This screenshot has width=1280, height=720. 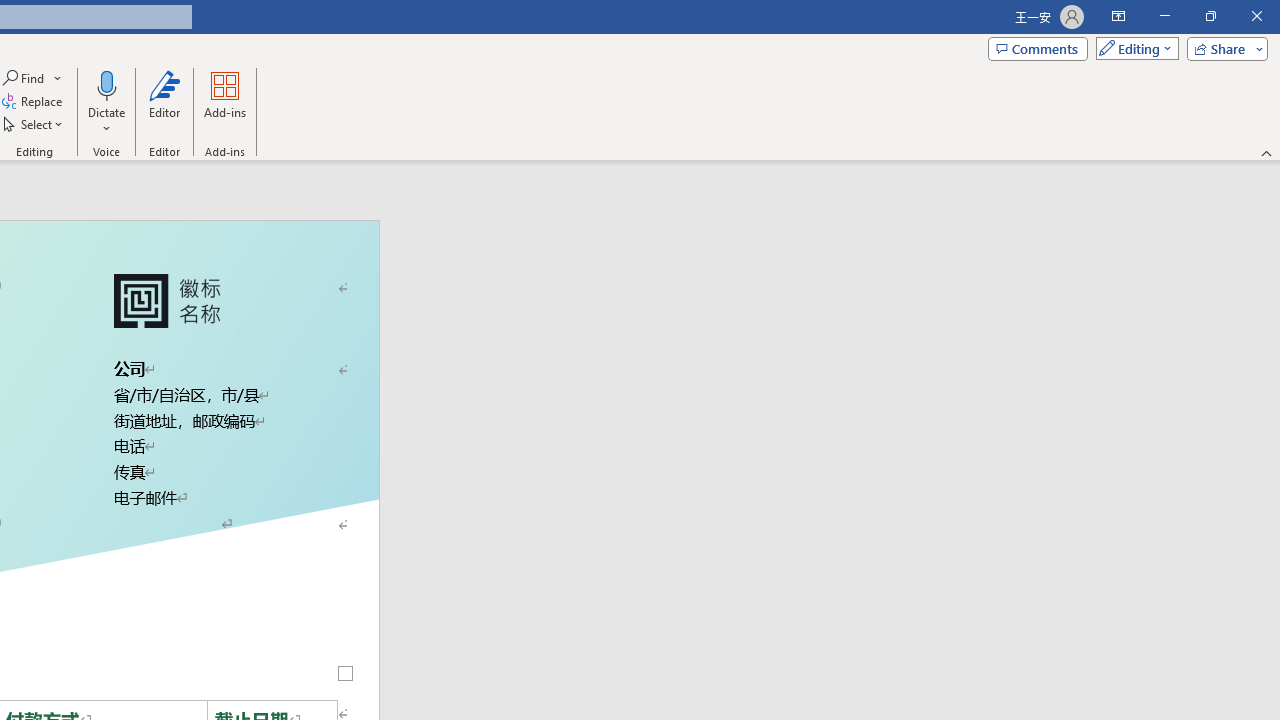 I want to click on 'Share', so click(x=1222, y=47).